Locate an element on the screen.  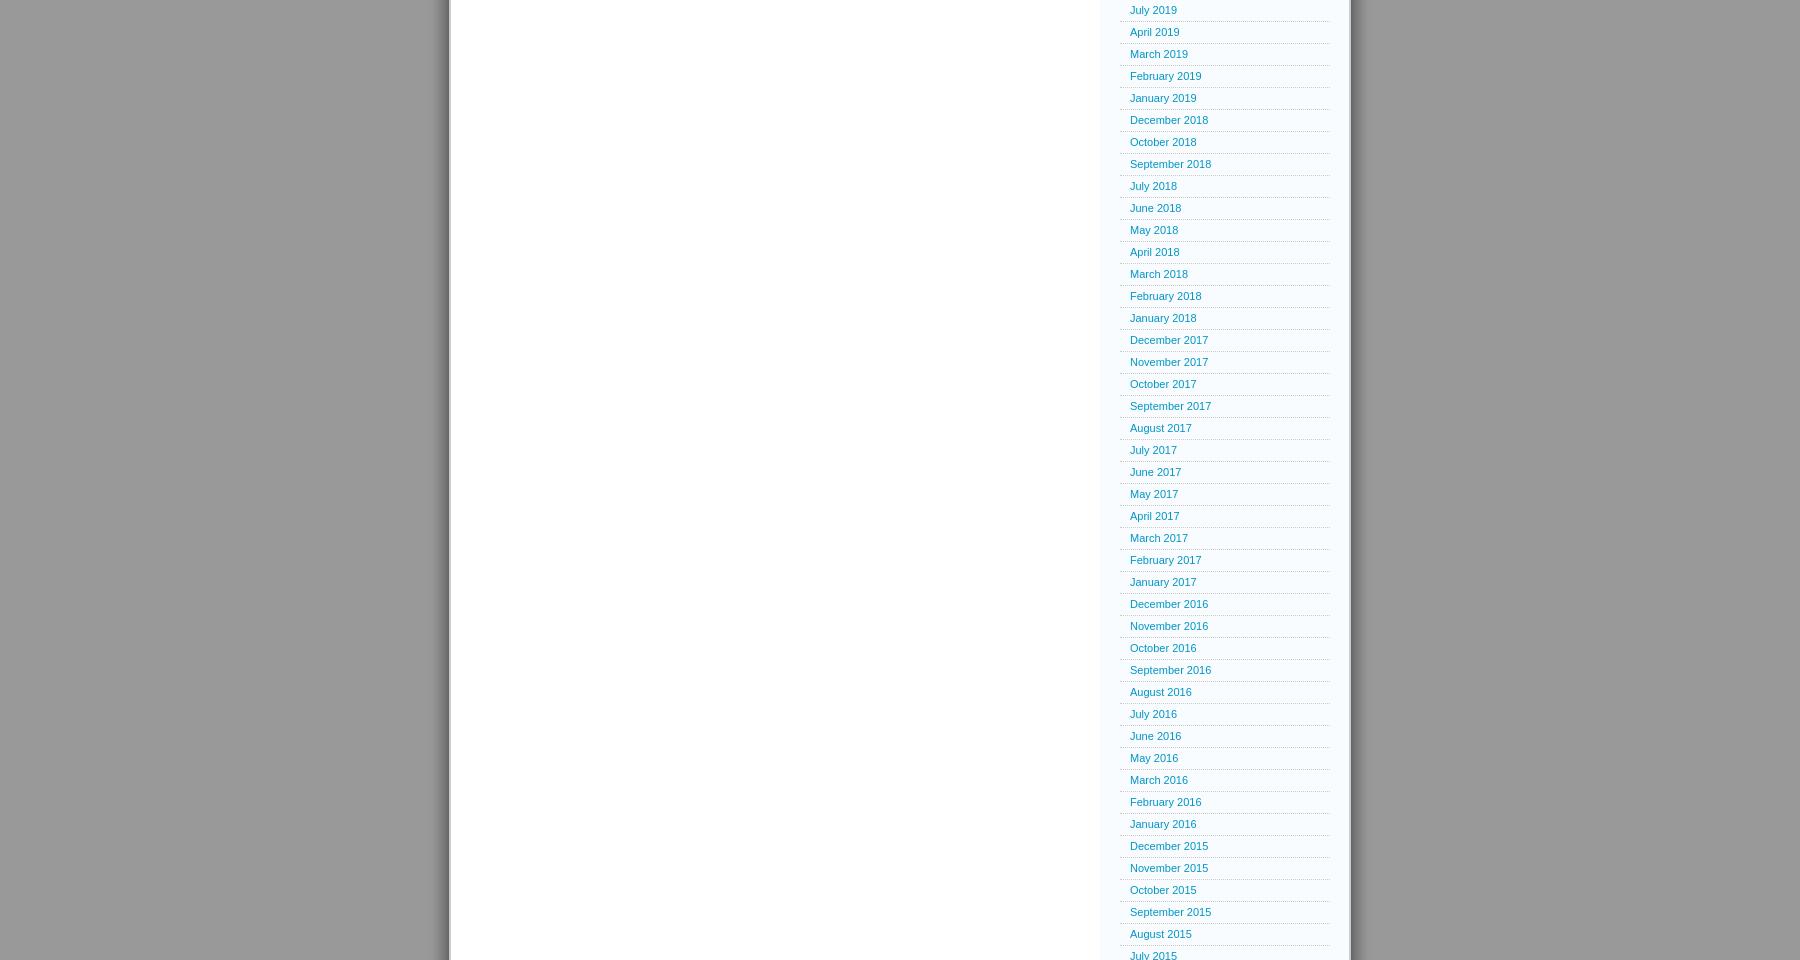
'April 2019' is located at coordinates (1153, 30).